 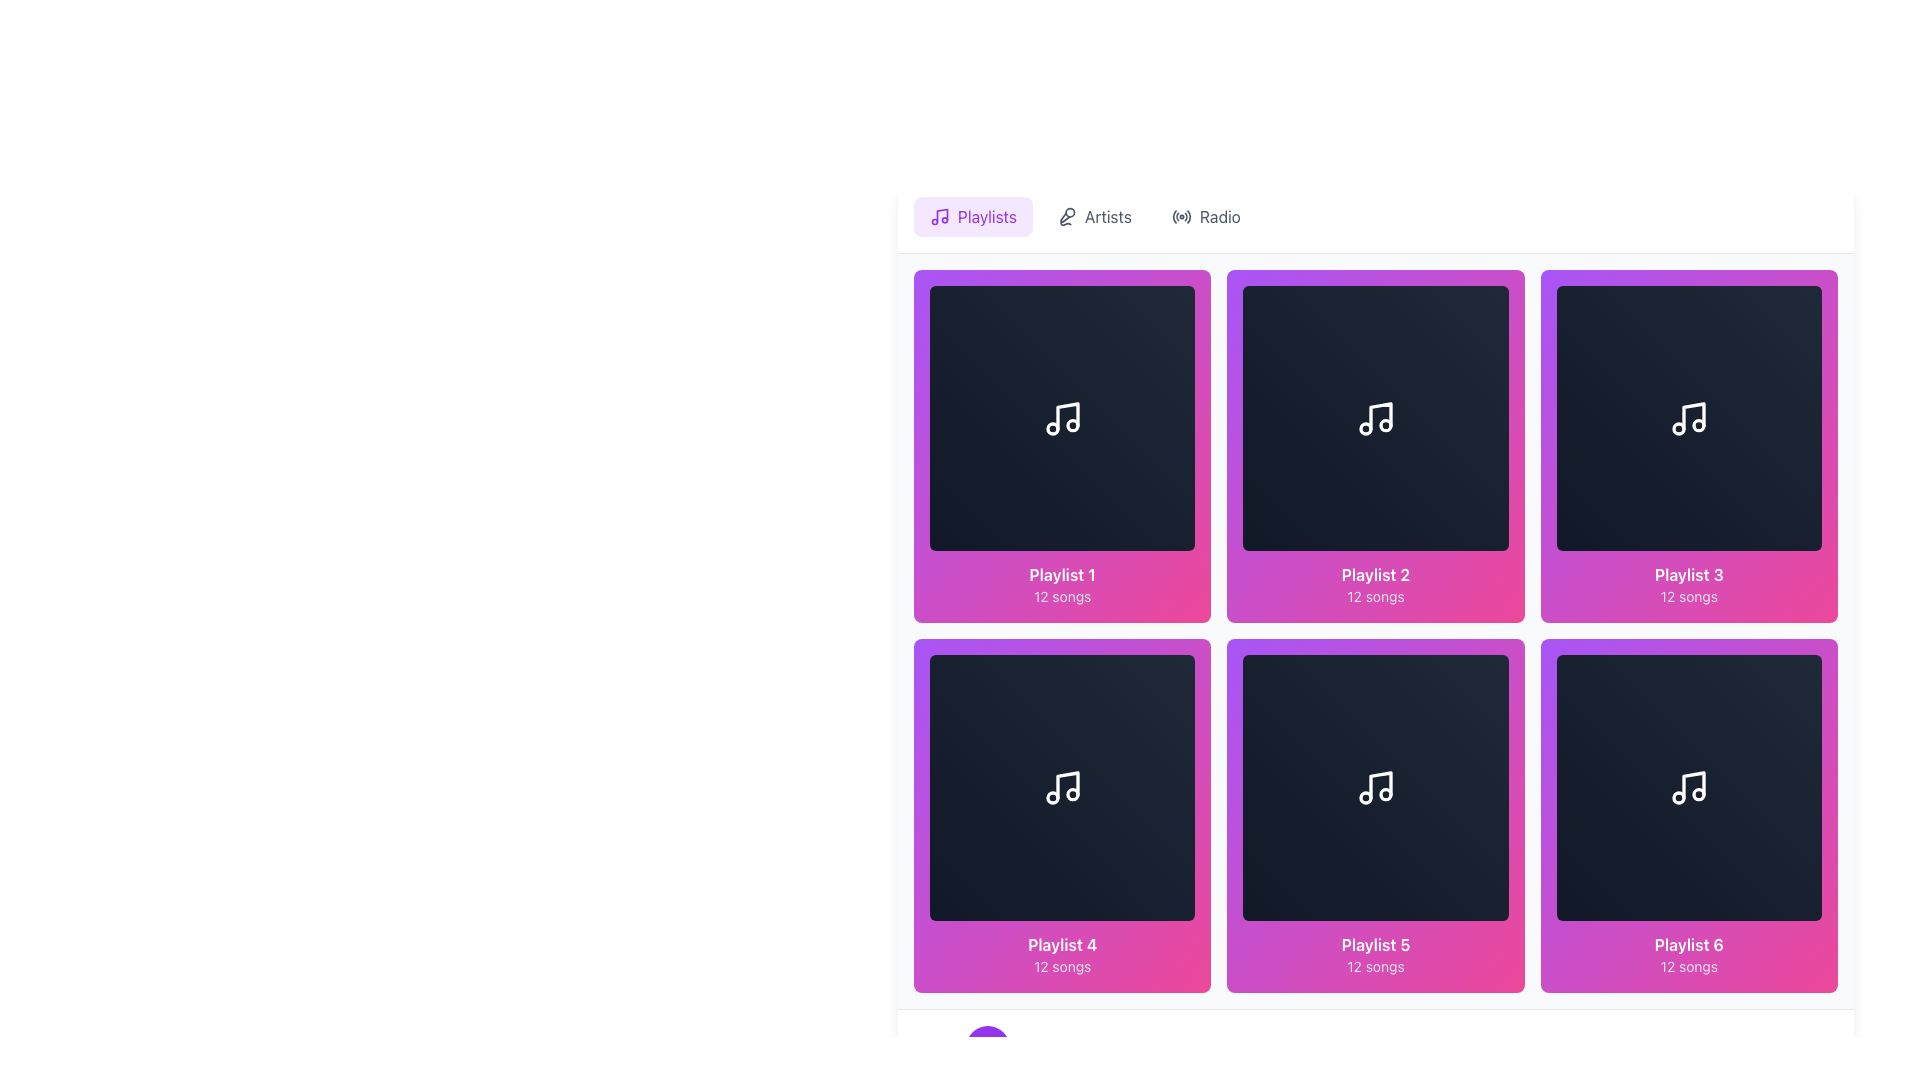 I want to click on SVG polygon element representing the left-pointing arrow icon for navigation, located in the bottom-right corner of the layout, so click(x=932, y=1046).